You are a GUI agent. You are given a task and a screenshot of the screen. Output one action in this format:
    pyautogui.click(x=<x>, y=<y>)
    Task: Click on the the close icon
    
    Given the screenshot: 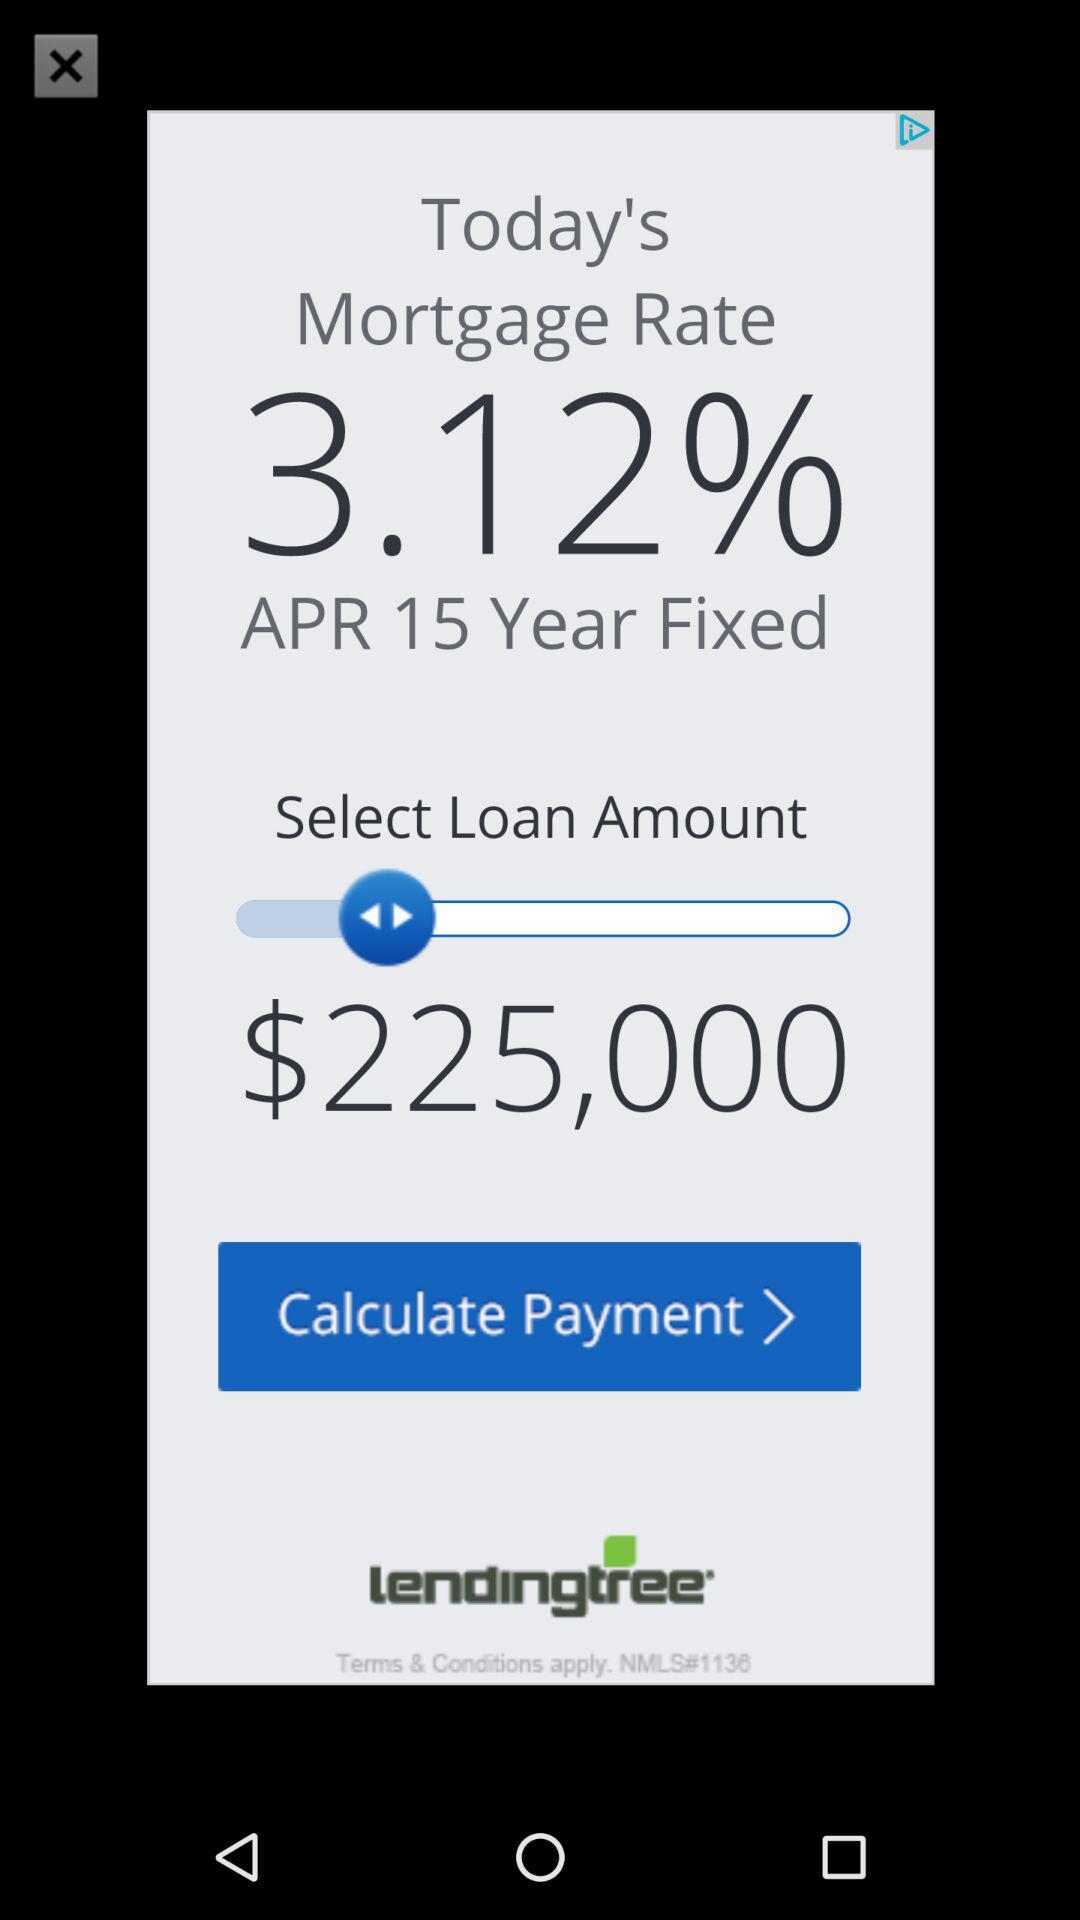 What is the action you would take?
    pyautogui.click(x=64, y=70)
    